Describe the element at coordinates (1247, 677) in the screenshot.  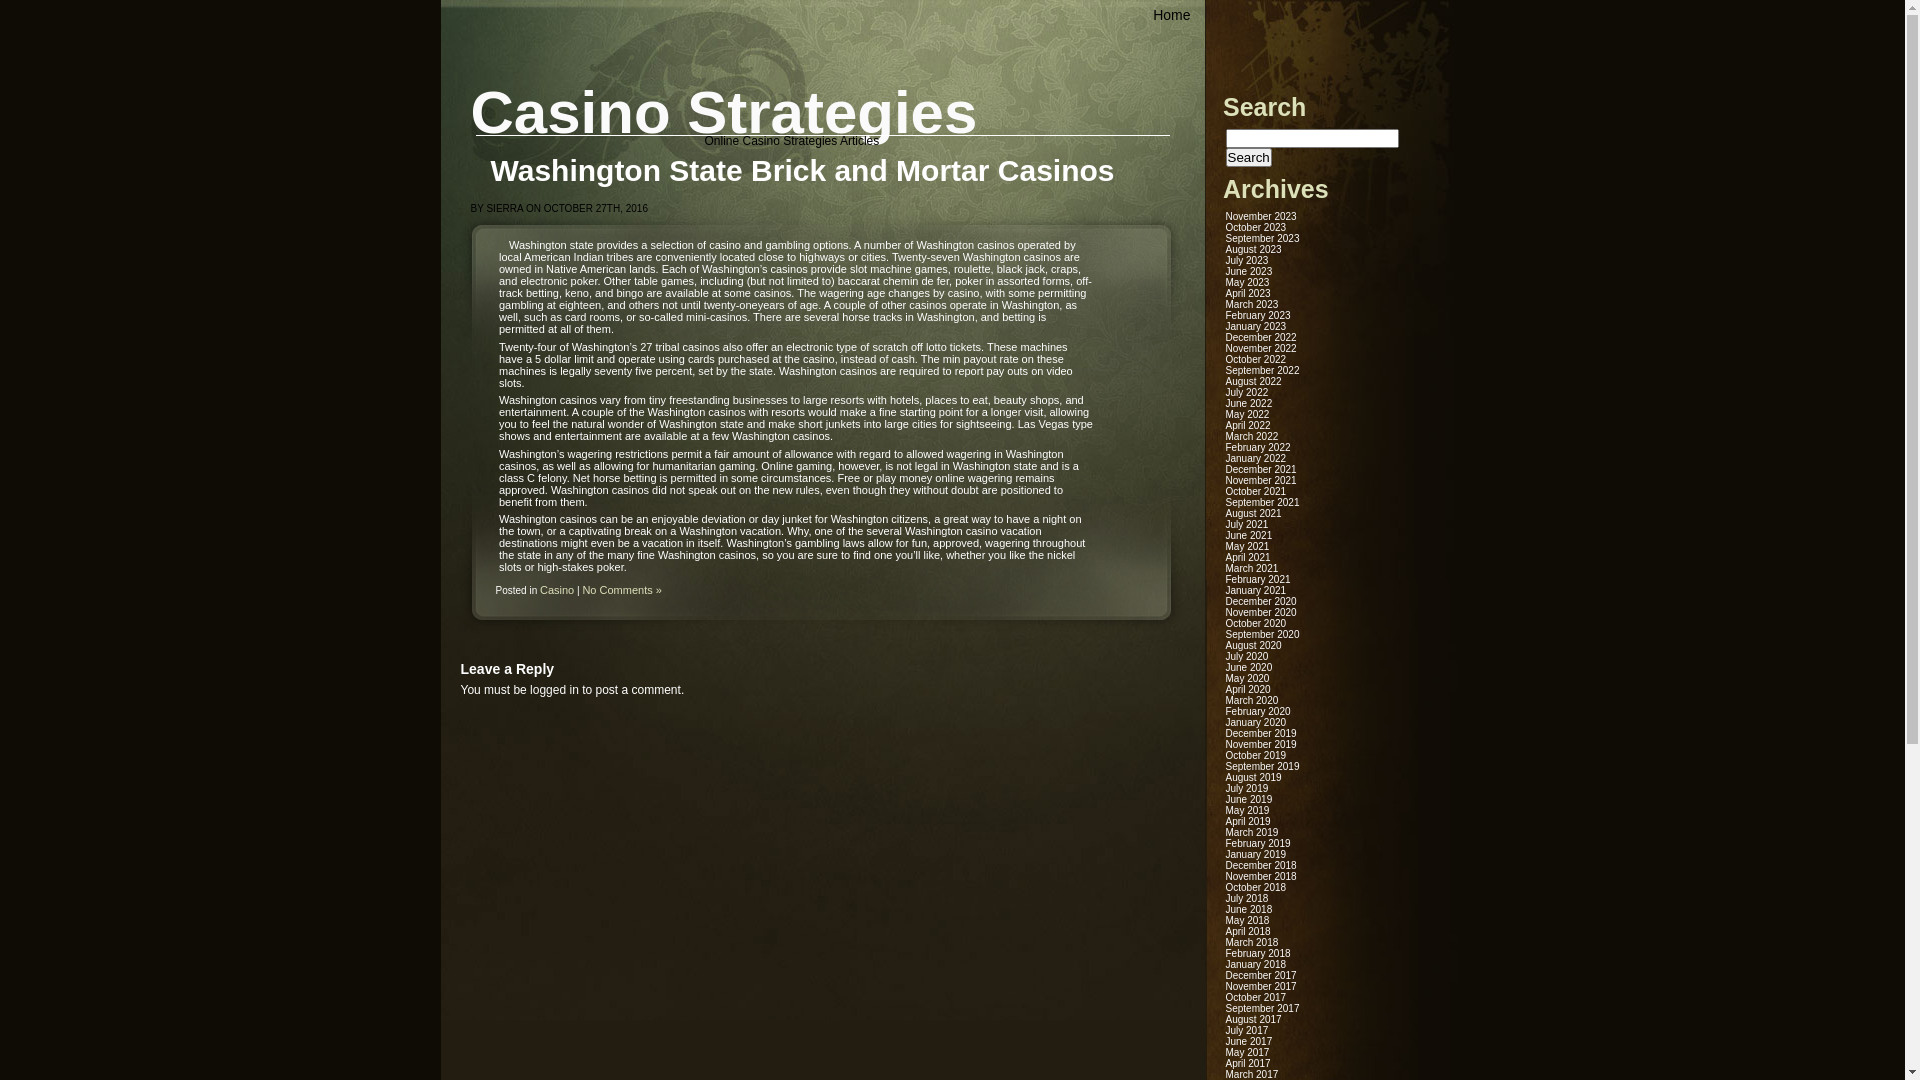
I see `'May 2020'` at that location.